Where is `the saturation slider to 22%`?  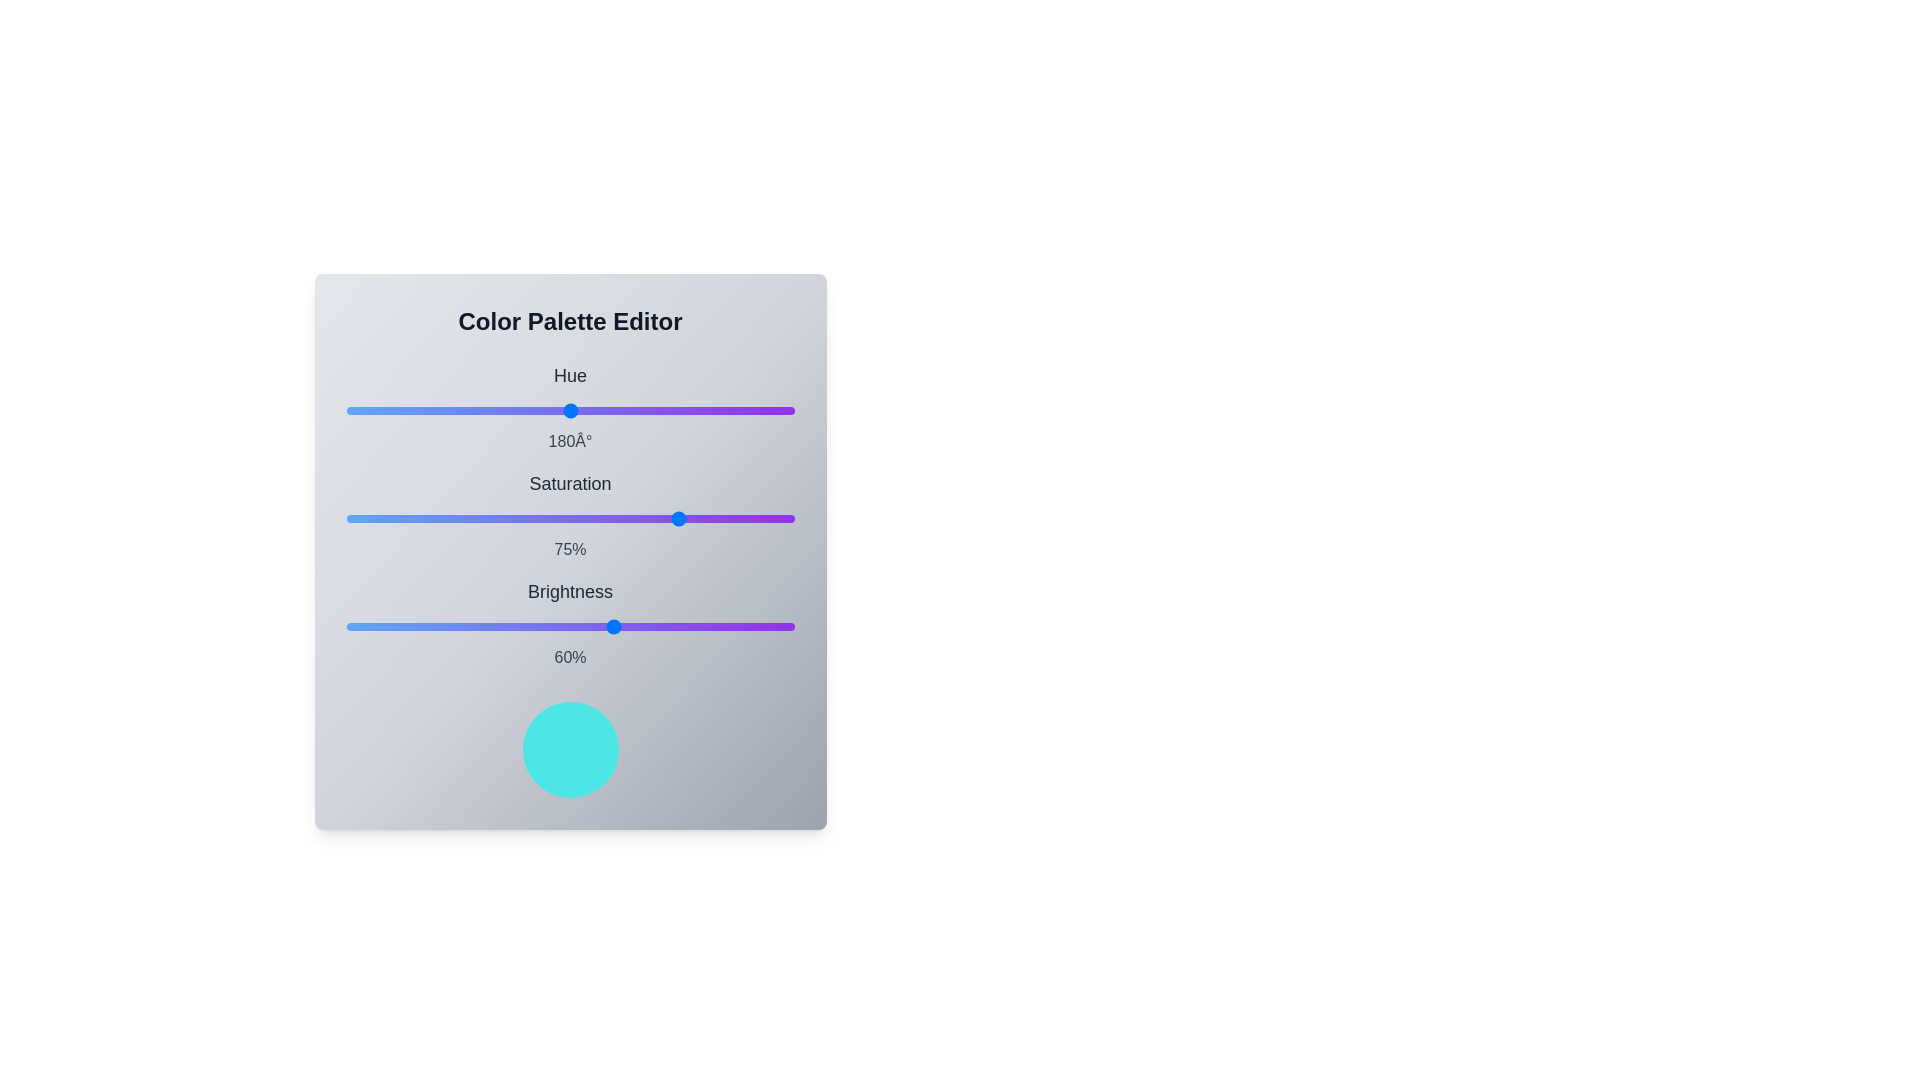 the saturation slider to 22% is located at coordinates (444, 518).